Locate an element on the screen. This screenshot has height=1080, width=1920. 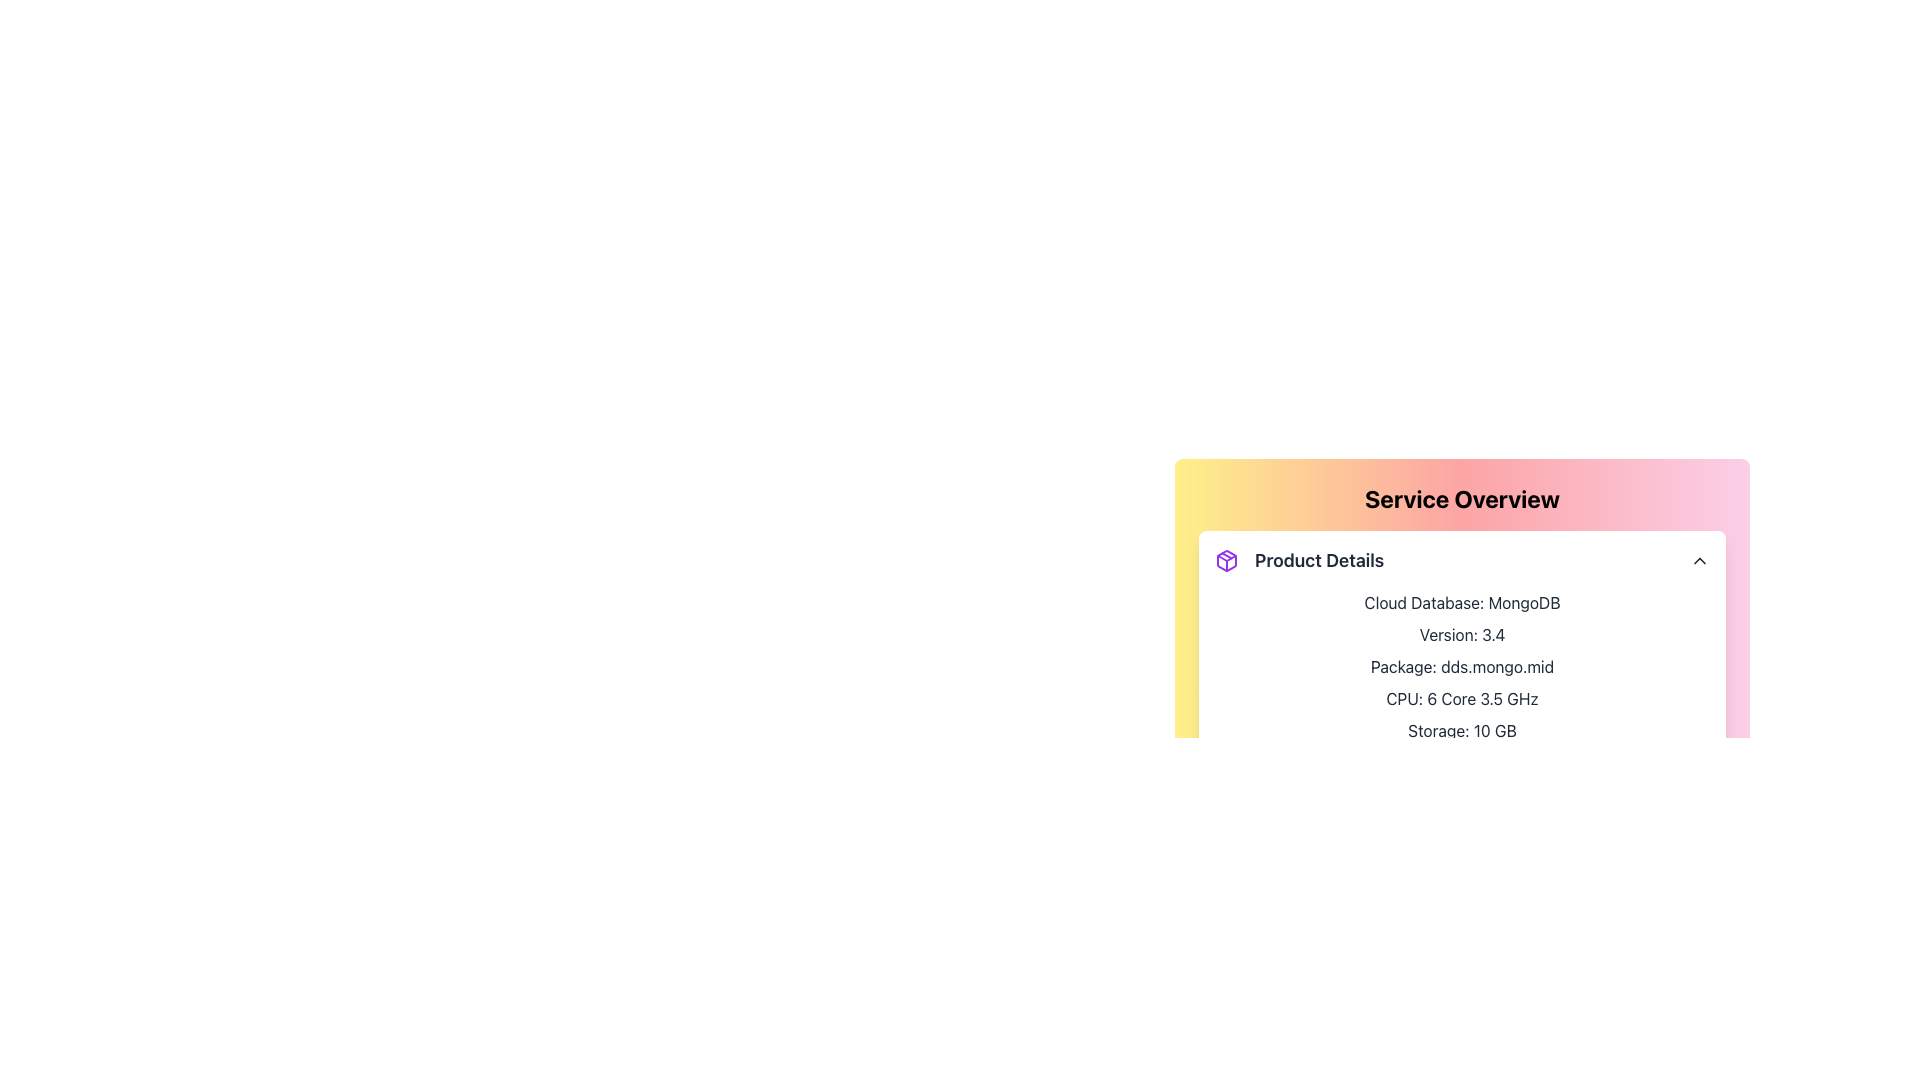
the informational label displaying 'Cloud Database' named 'MongoDB', which is the first item in the specifications list under 'Product Details' is located at coordinates (1462, 601).